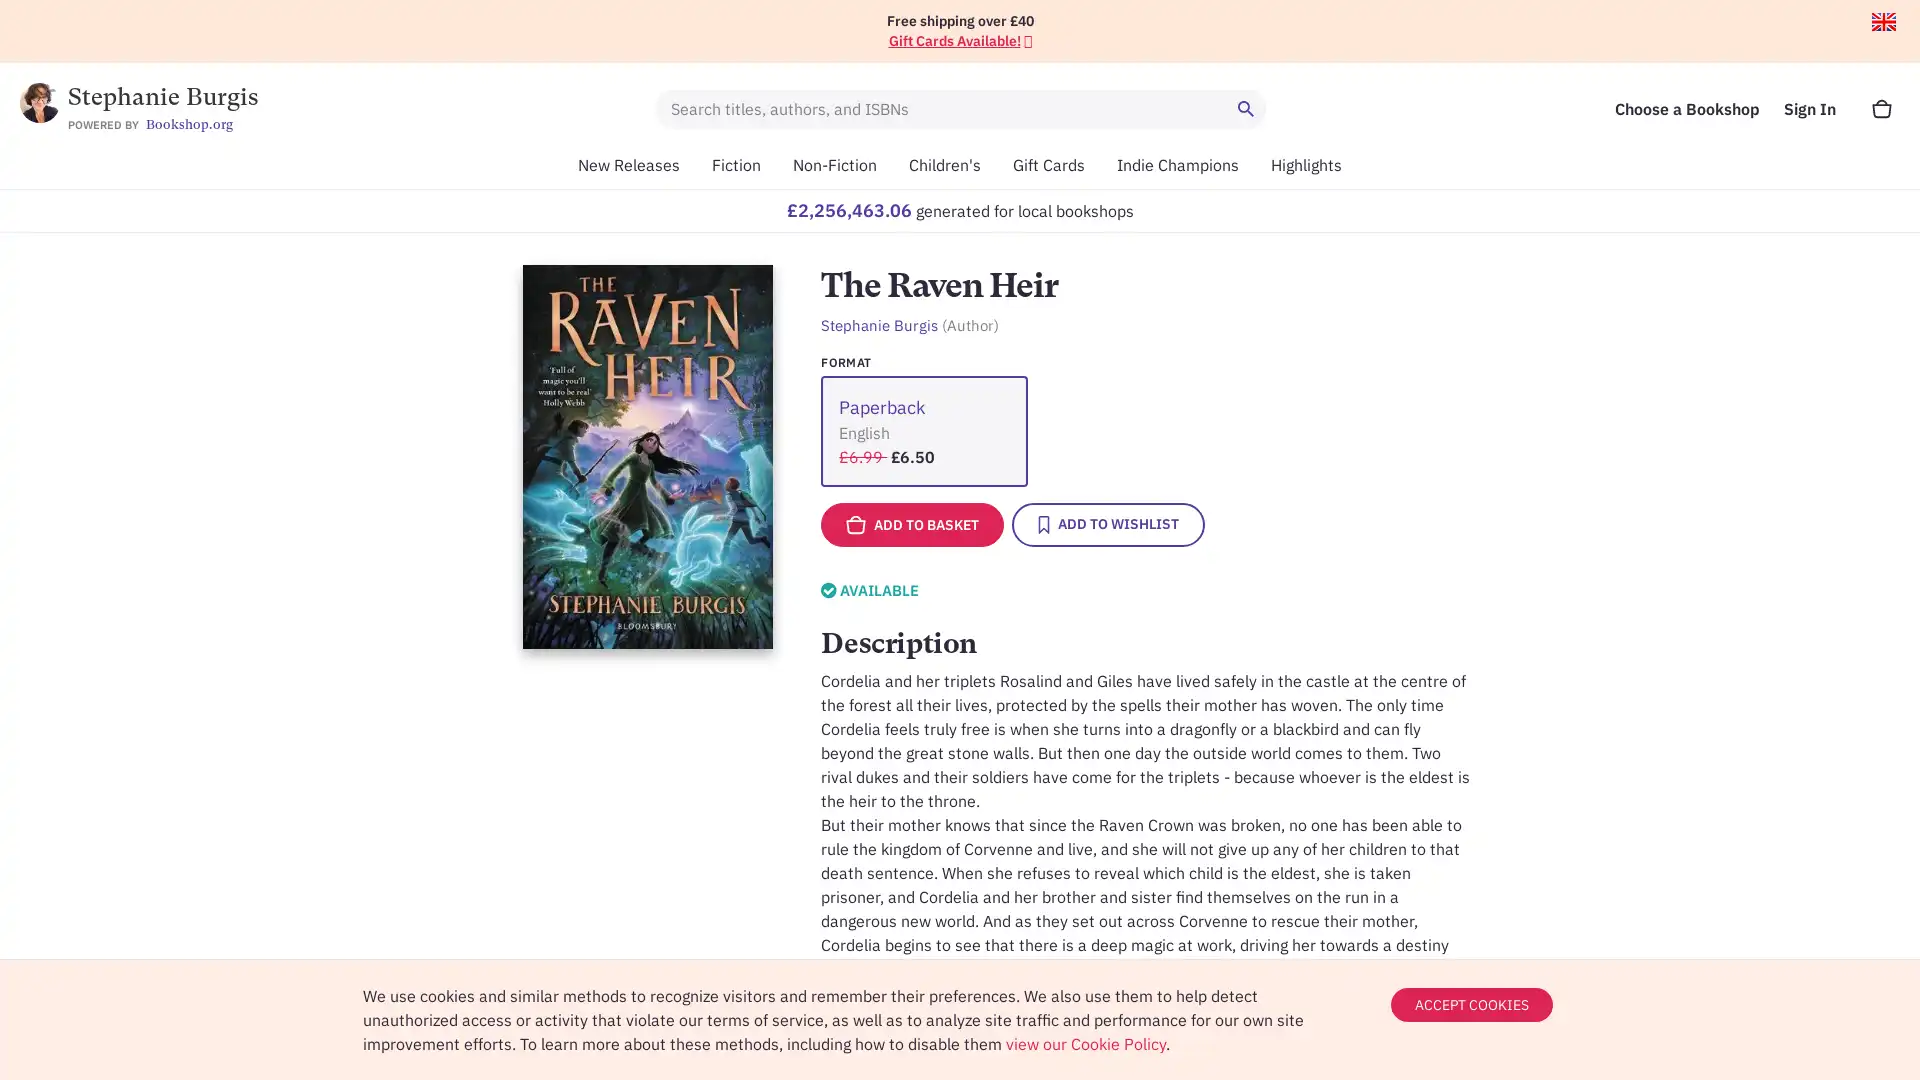 This screenshot has height=1080, width=1920. Describe the element at coordinates (916, 523) in the screenshot. I see `ADD TO BASKET` at that location.